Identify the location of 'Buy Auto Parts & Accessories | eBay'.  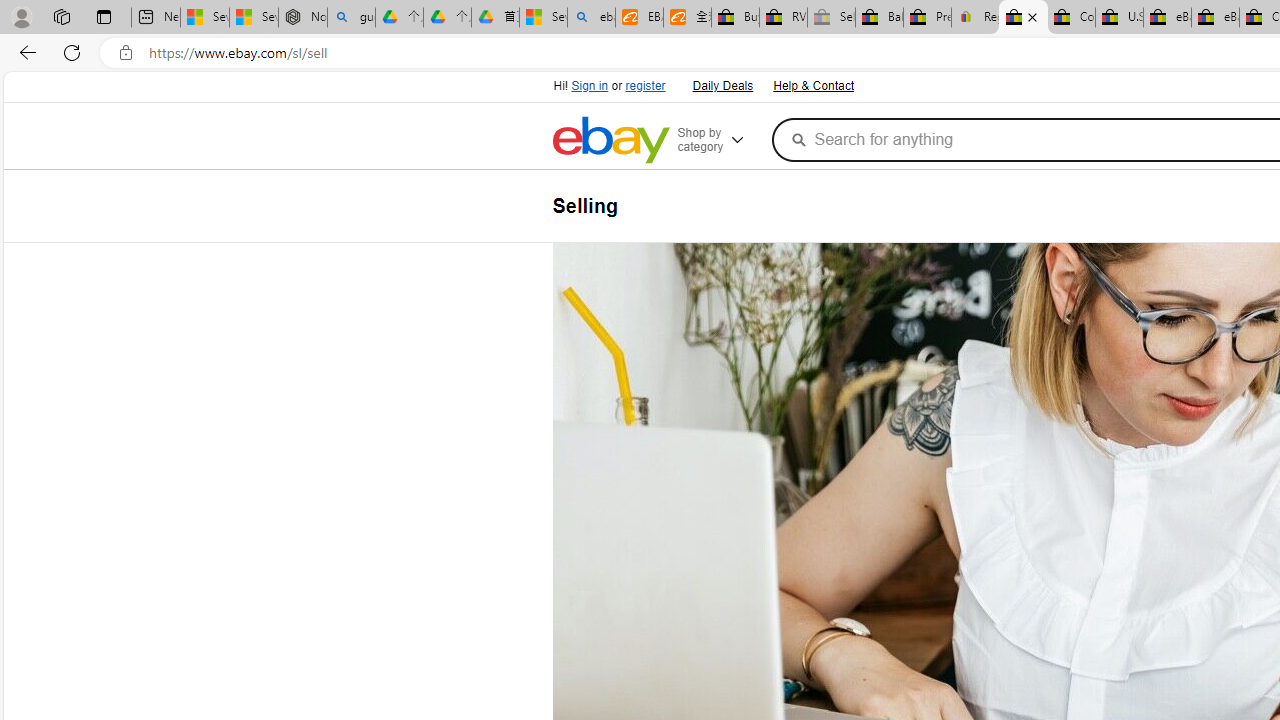
(734, 17).